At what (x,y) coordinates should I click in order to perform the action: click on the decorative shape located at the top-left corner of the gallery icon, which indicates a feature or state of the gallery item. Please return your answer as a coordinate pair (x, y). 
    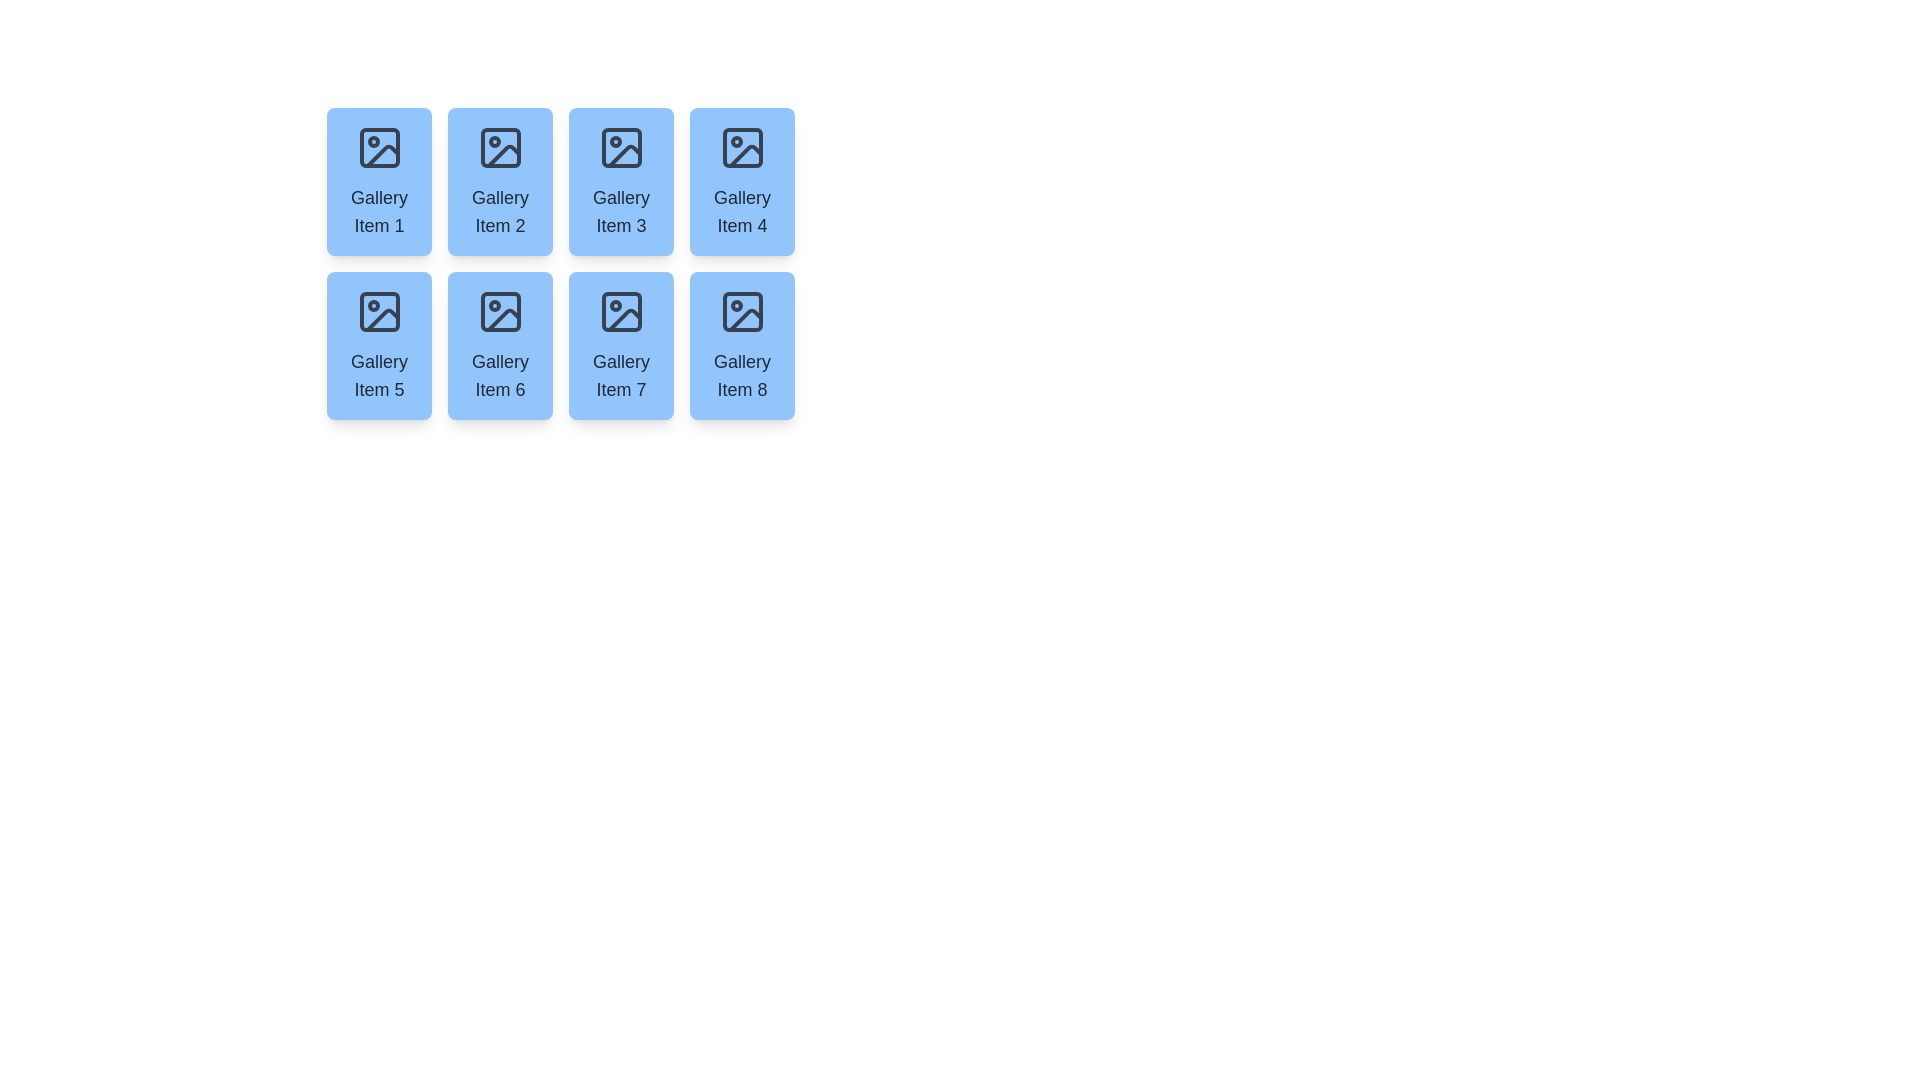
    Looking at the image, I should click on (379, 146).